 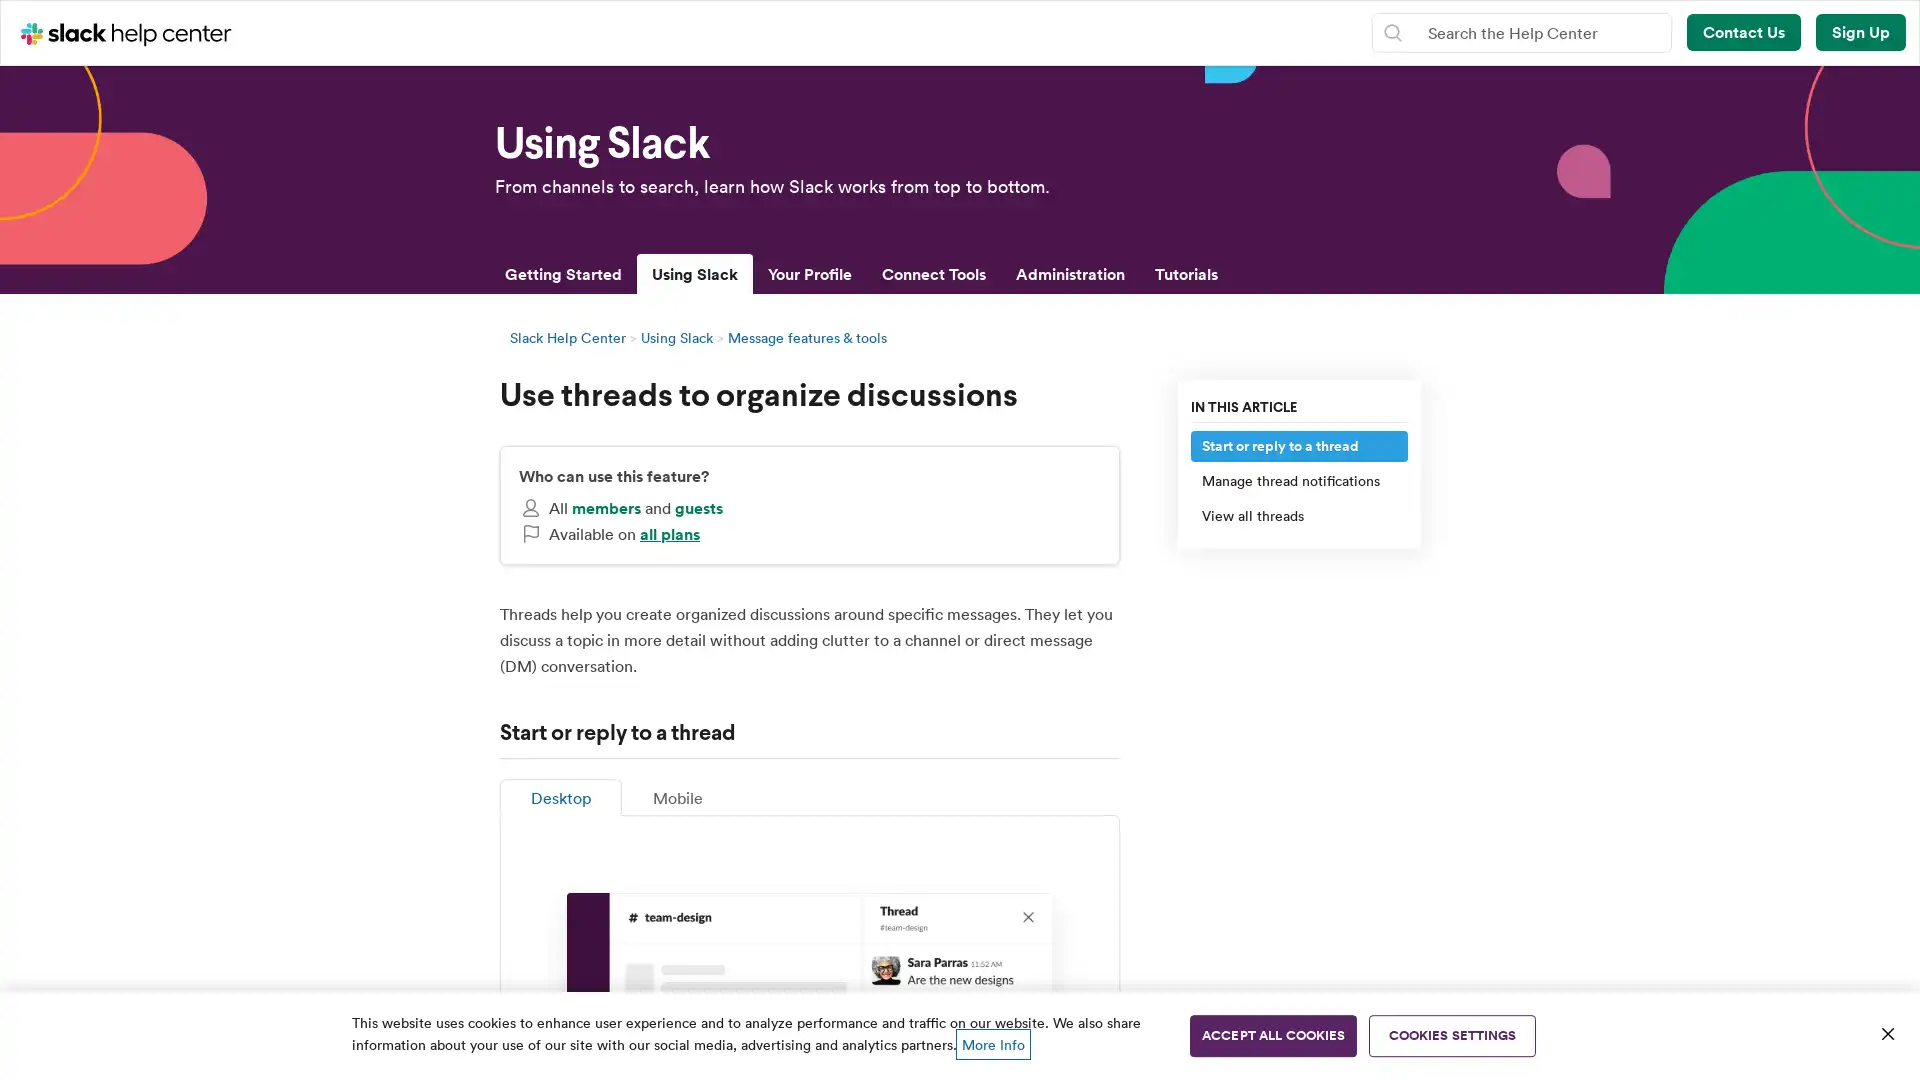 What do you see at coordinates (1886, 1033) in the screenshot?
I see `Close` at bounding box center [1886, 1033].